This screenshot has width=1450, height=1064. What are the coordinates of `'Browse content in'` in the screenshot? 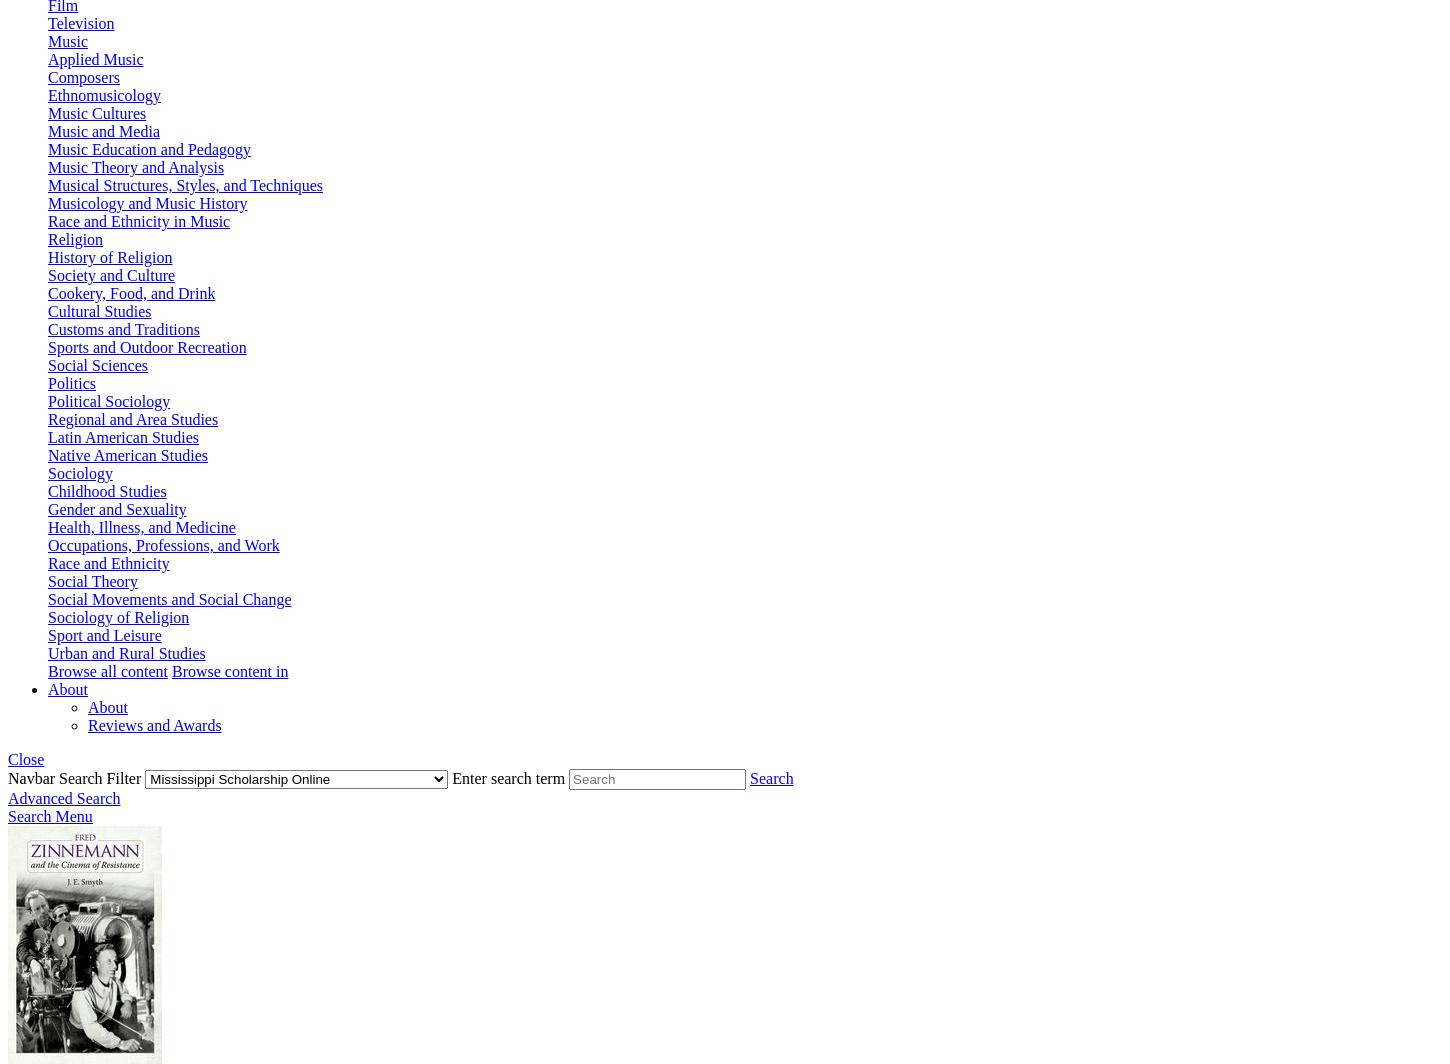 It's located at (169, 671).